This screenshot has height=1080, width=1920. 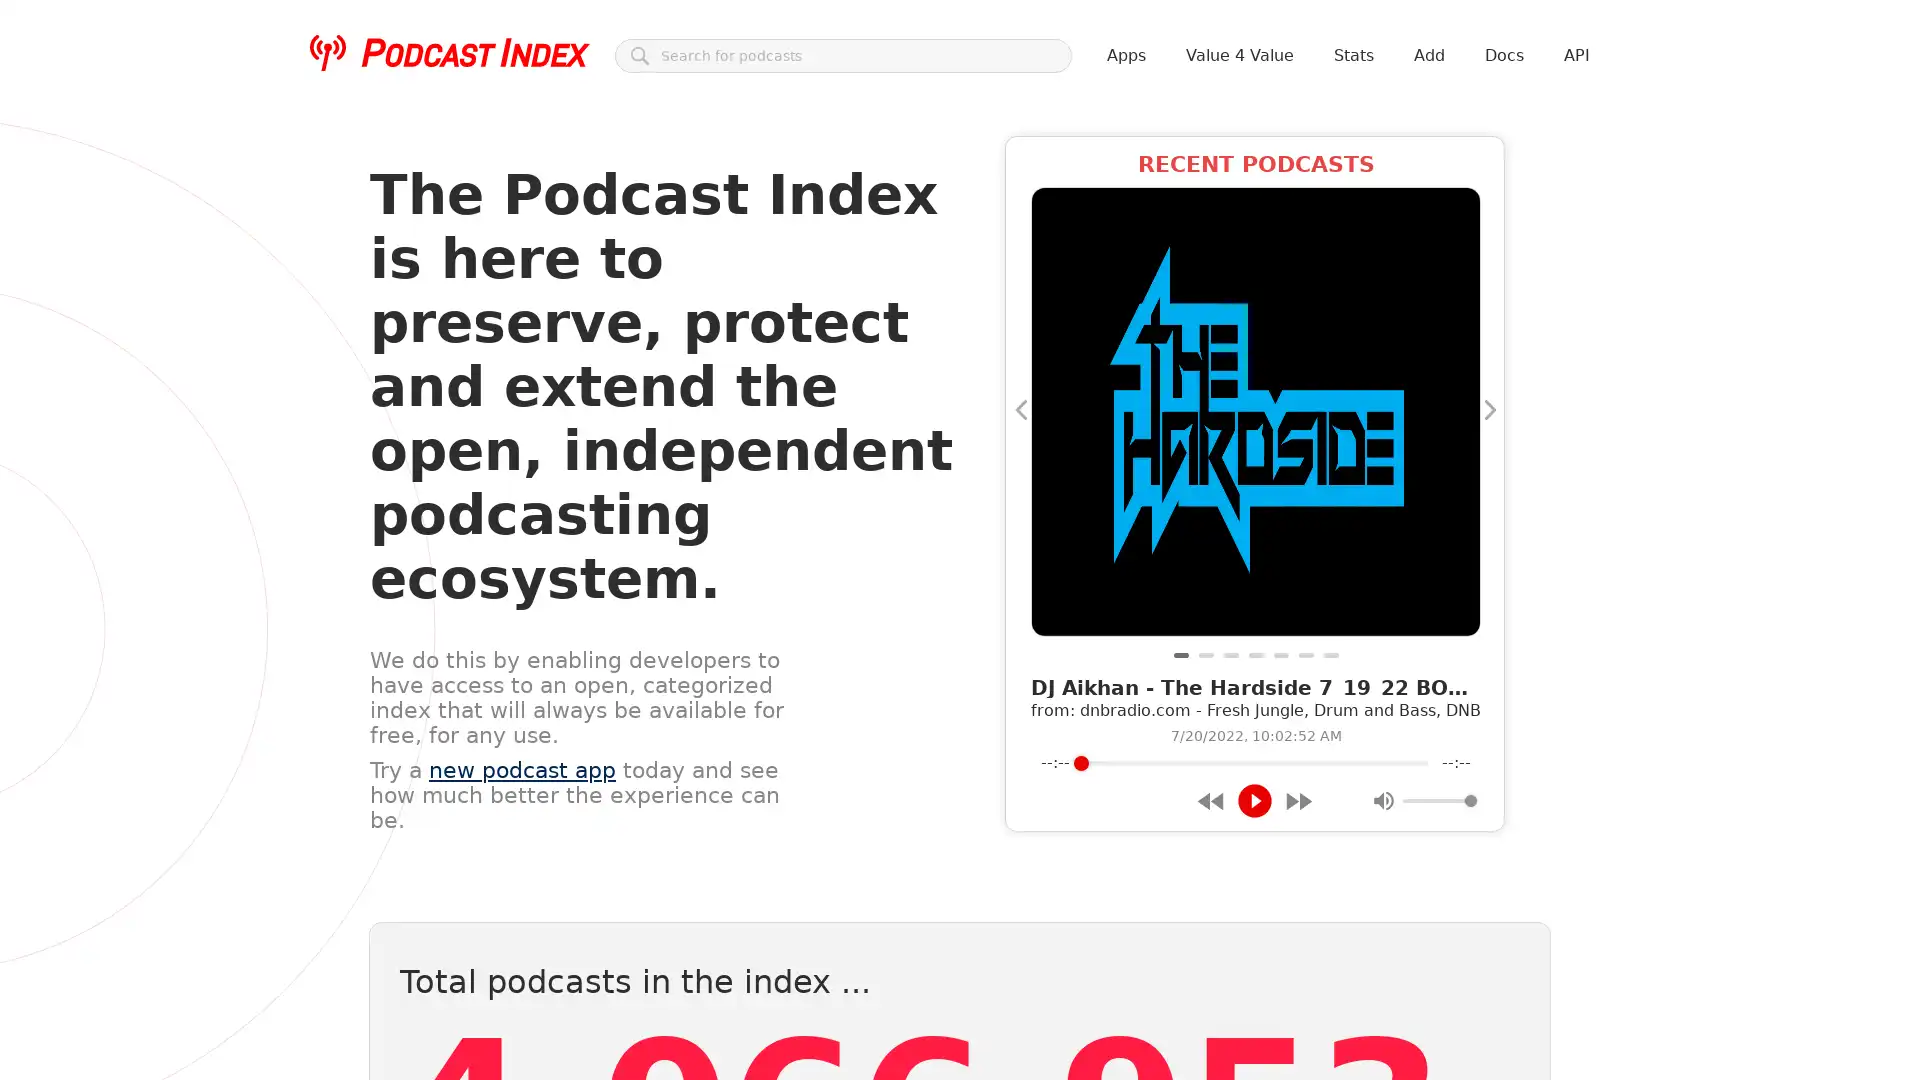 What do you see at coordinates (1229, 655) in the screenshot?
I see `Trip to Las Vegas, WSOP, World Chess Championship and The Wager - The Magnus Effect Ep. 1` at bounding box center [1229, 655].